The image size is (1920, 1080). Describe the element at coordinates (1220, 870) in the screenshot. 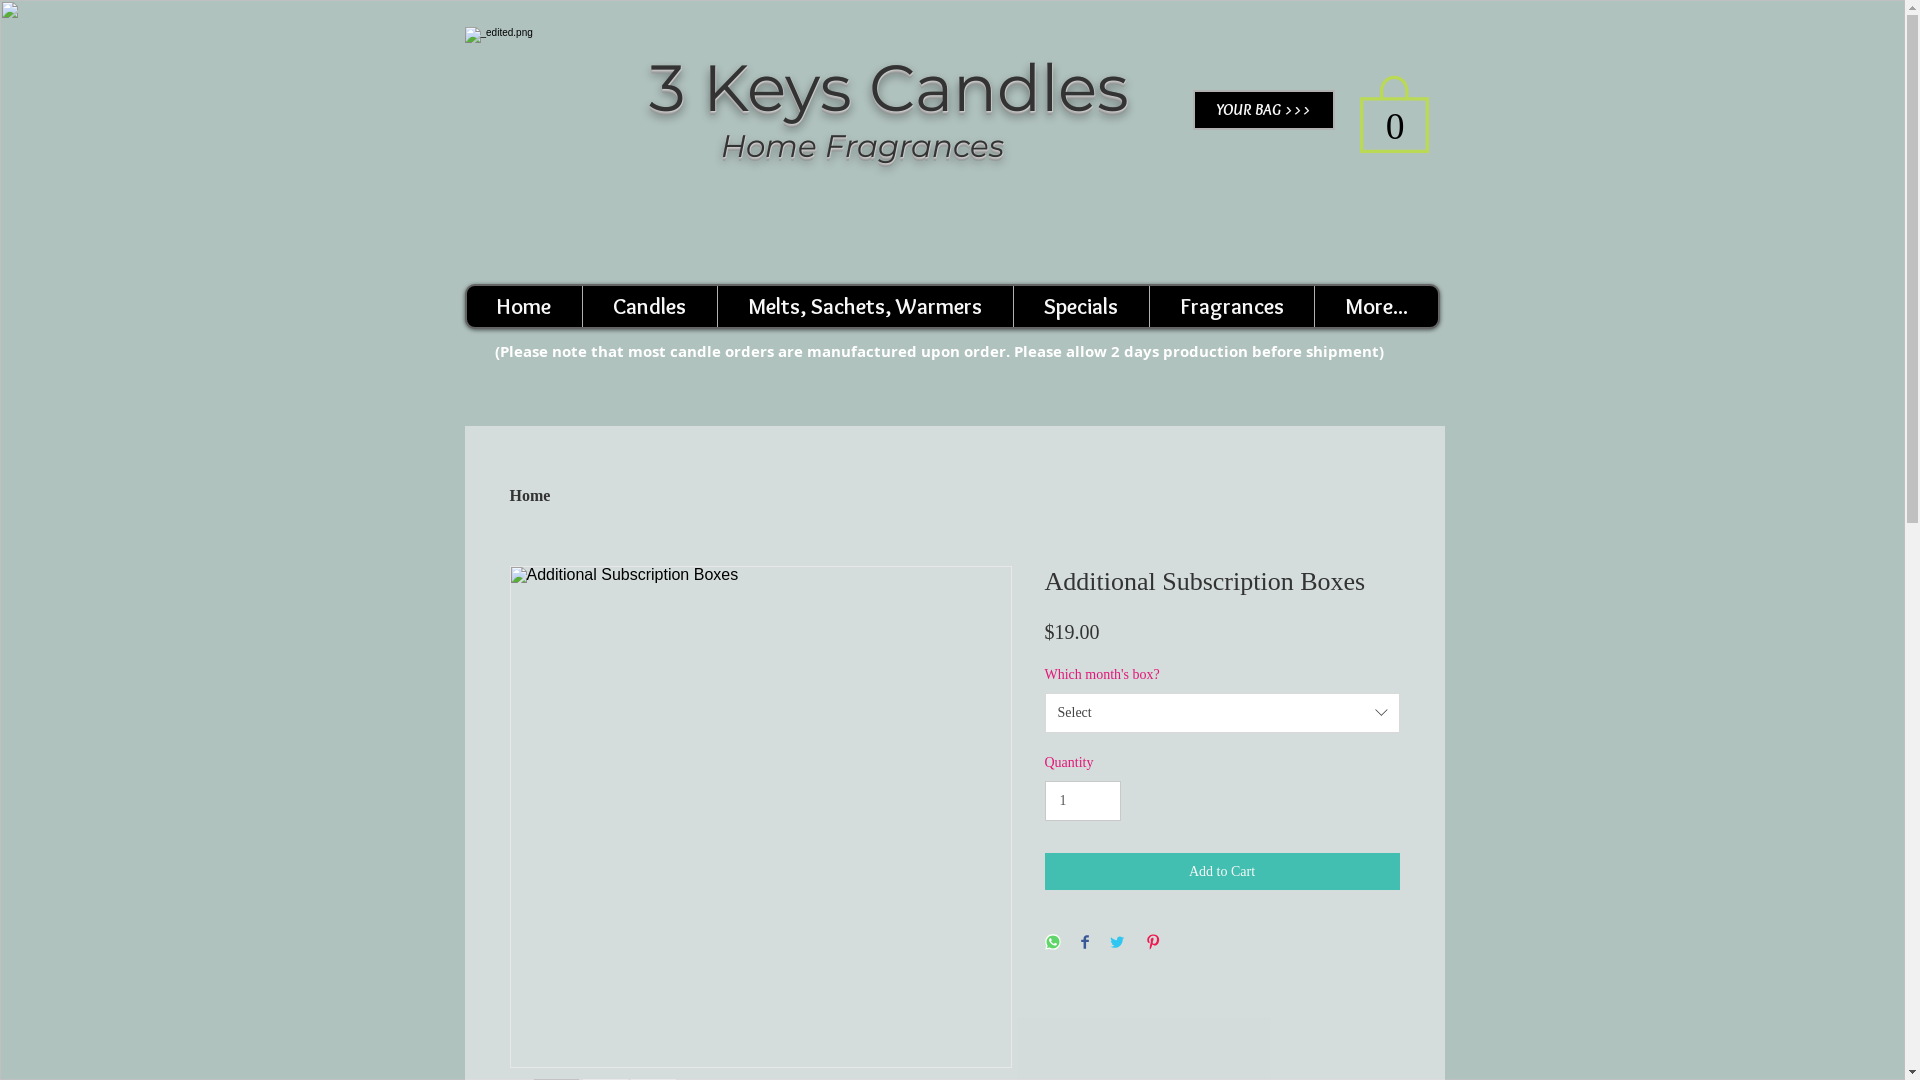

I see `'Add to Cart'` at that location.